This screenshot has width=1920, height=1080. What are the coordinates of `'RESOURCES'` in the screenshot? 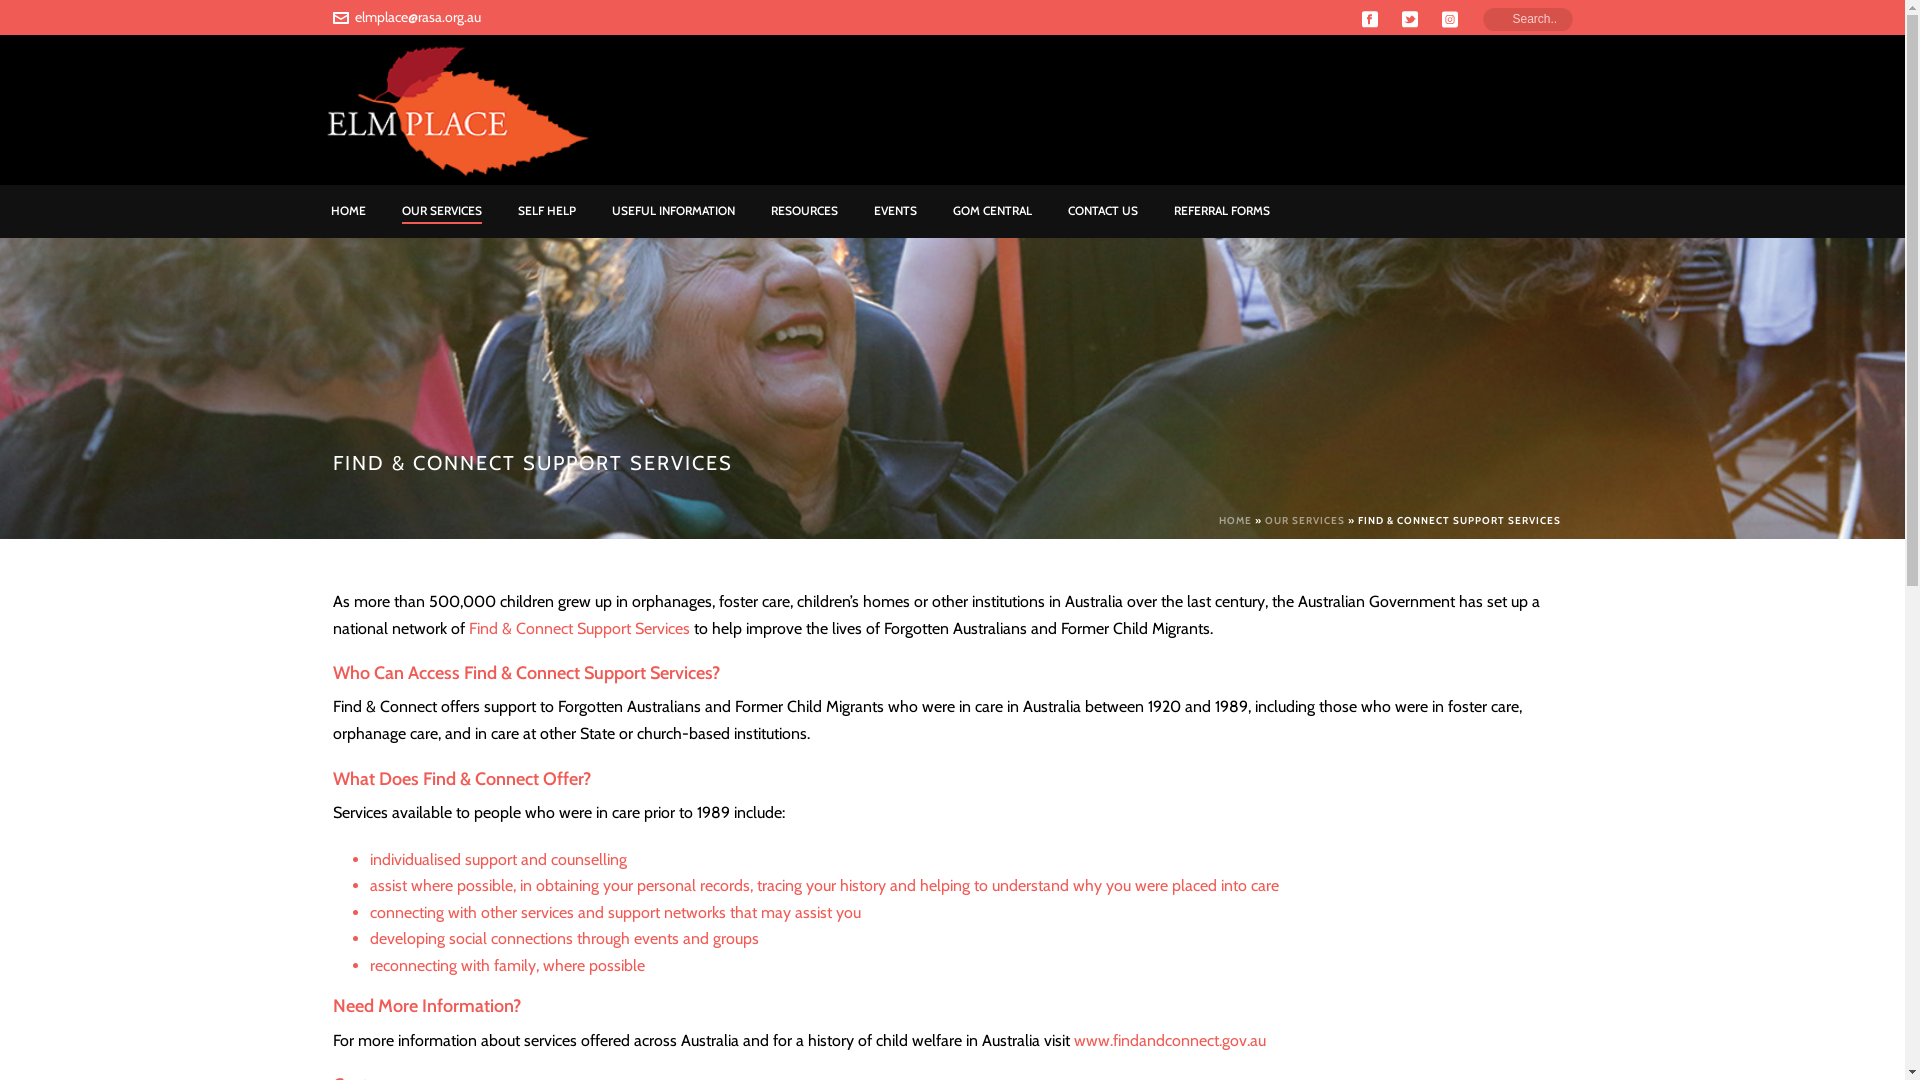 It's located at (803, 211).